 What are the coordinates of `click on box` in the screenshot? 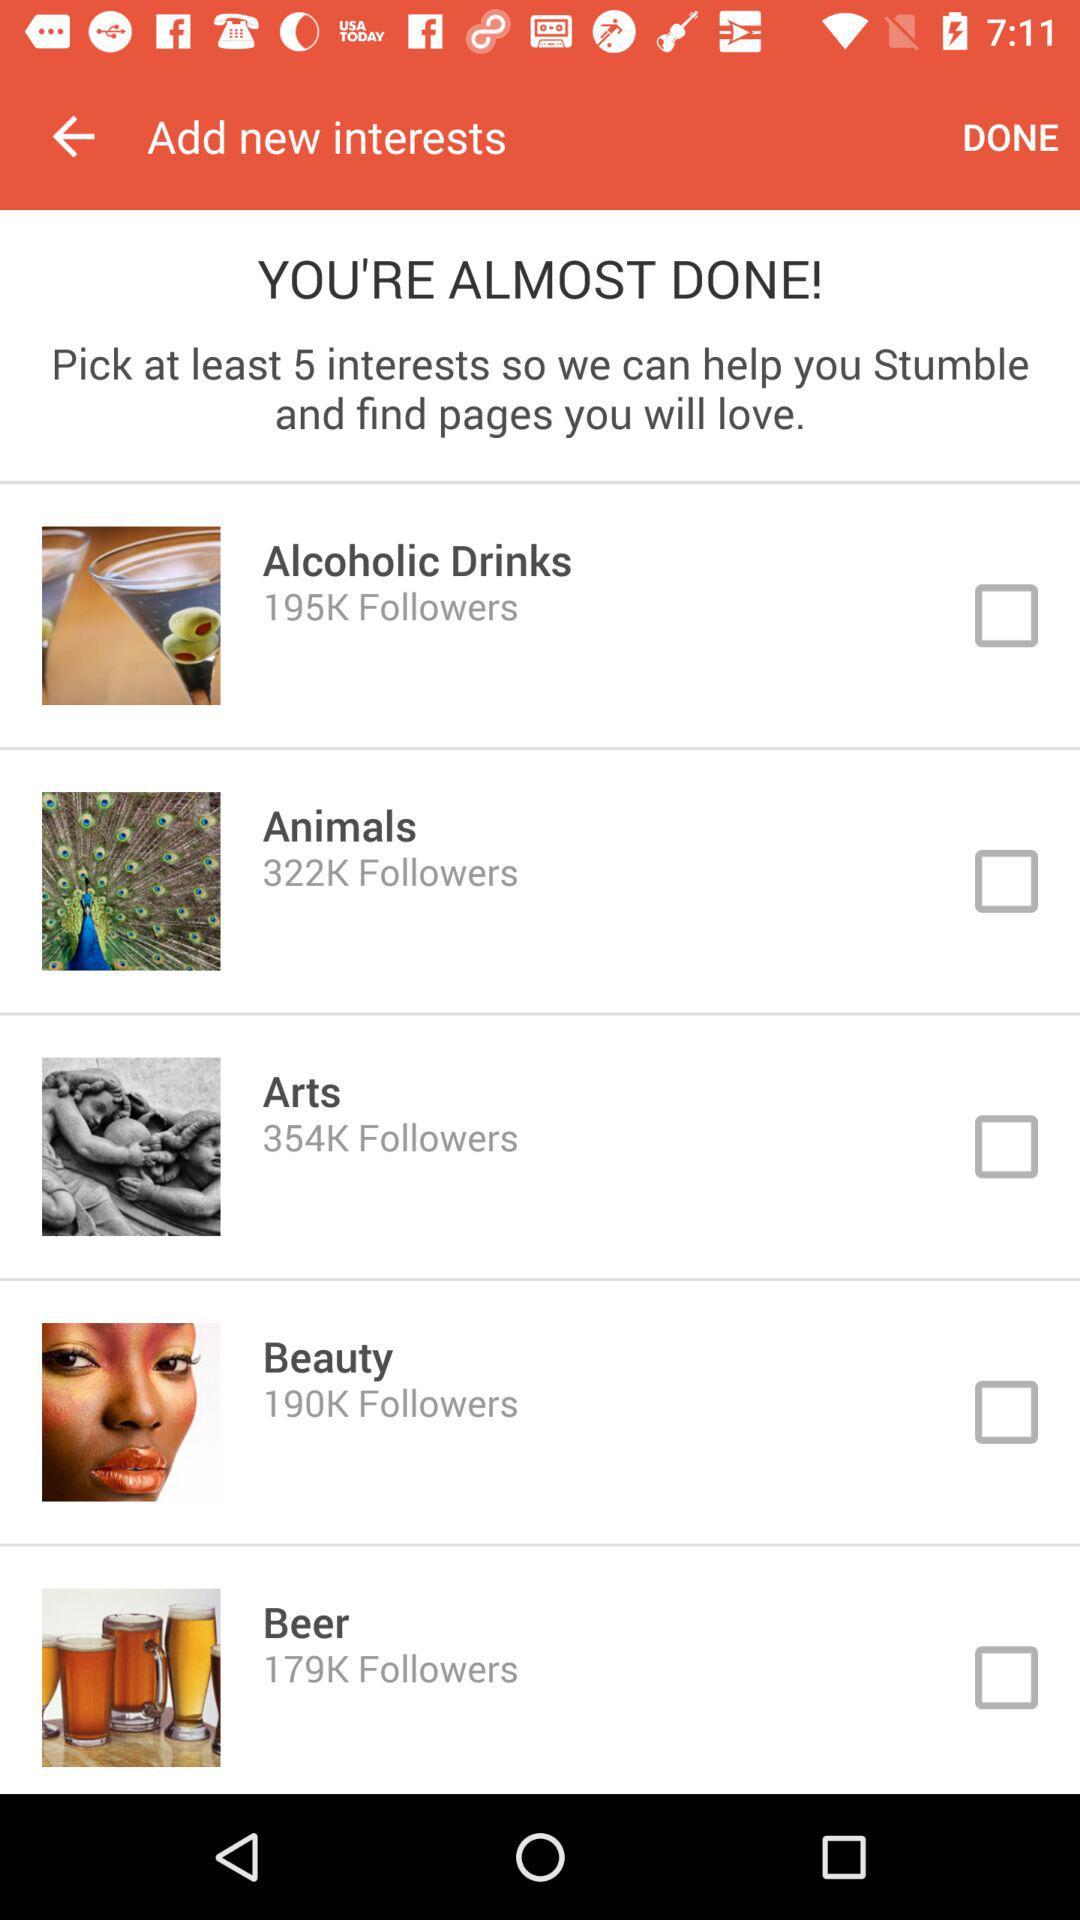 It's located at (540, 1146).